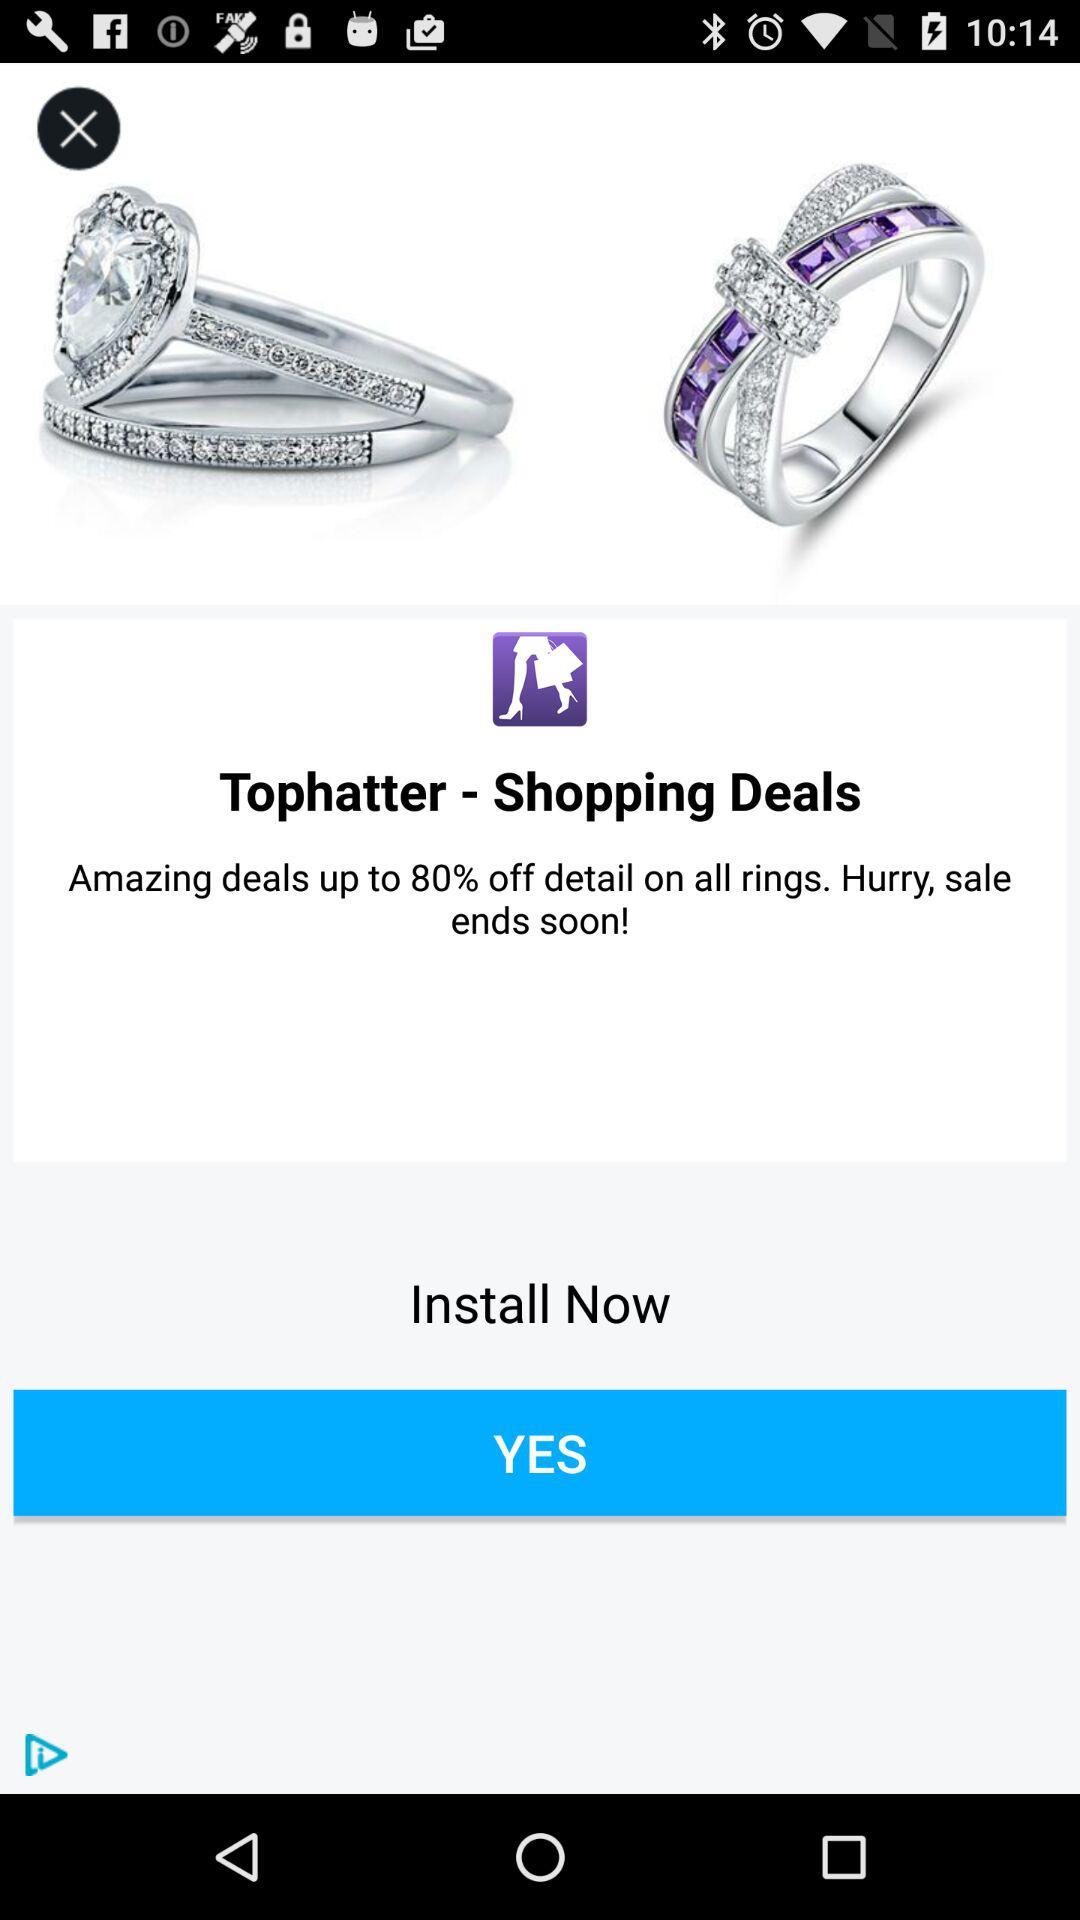 The image size is (1080, 1920). What do you see at coordinates (540, 1302) in the screenshot?
I see `the icon below amazing deals up` at bounding box center [540, 1302].